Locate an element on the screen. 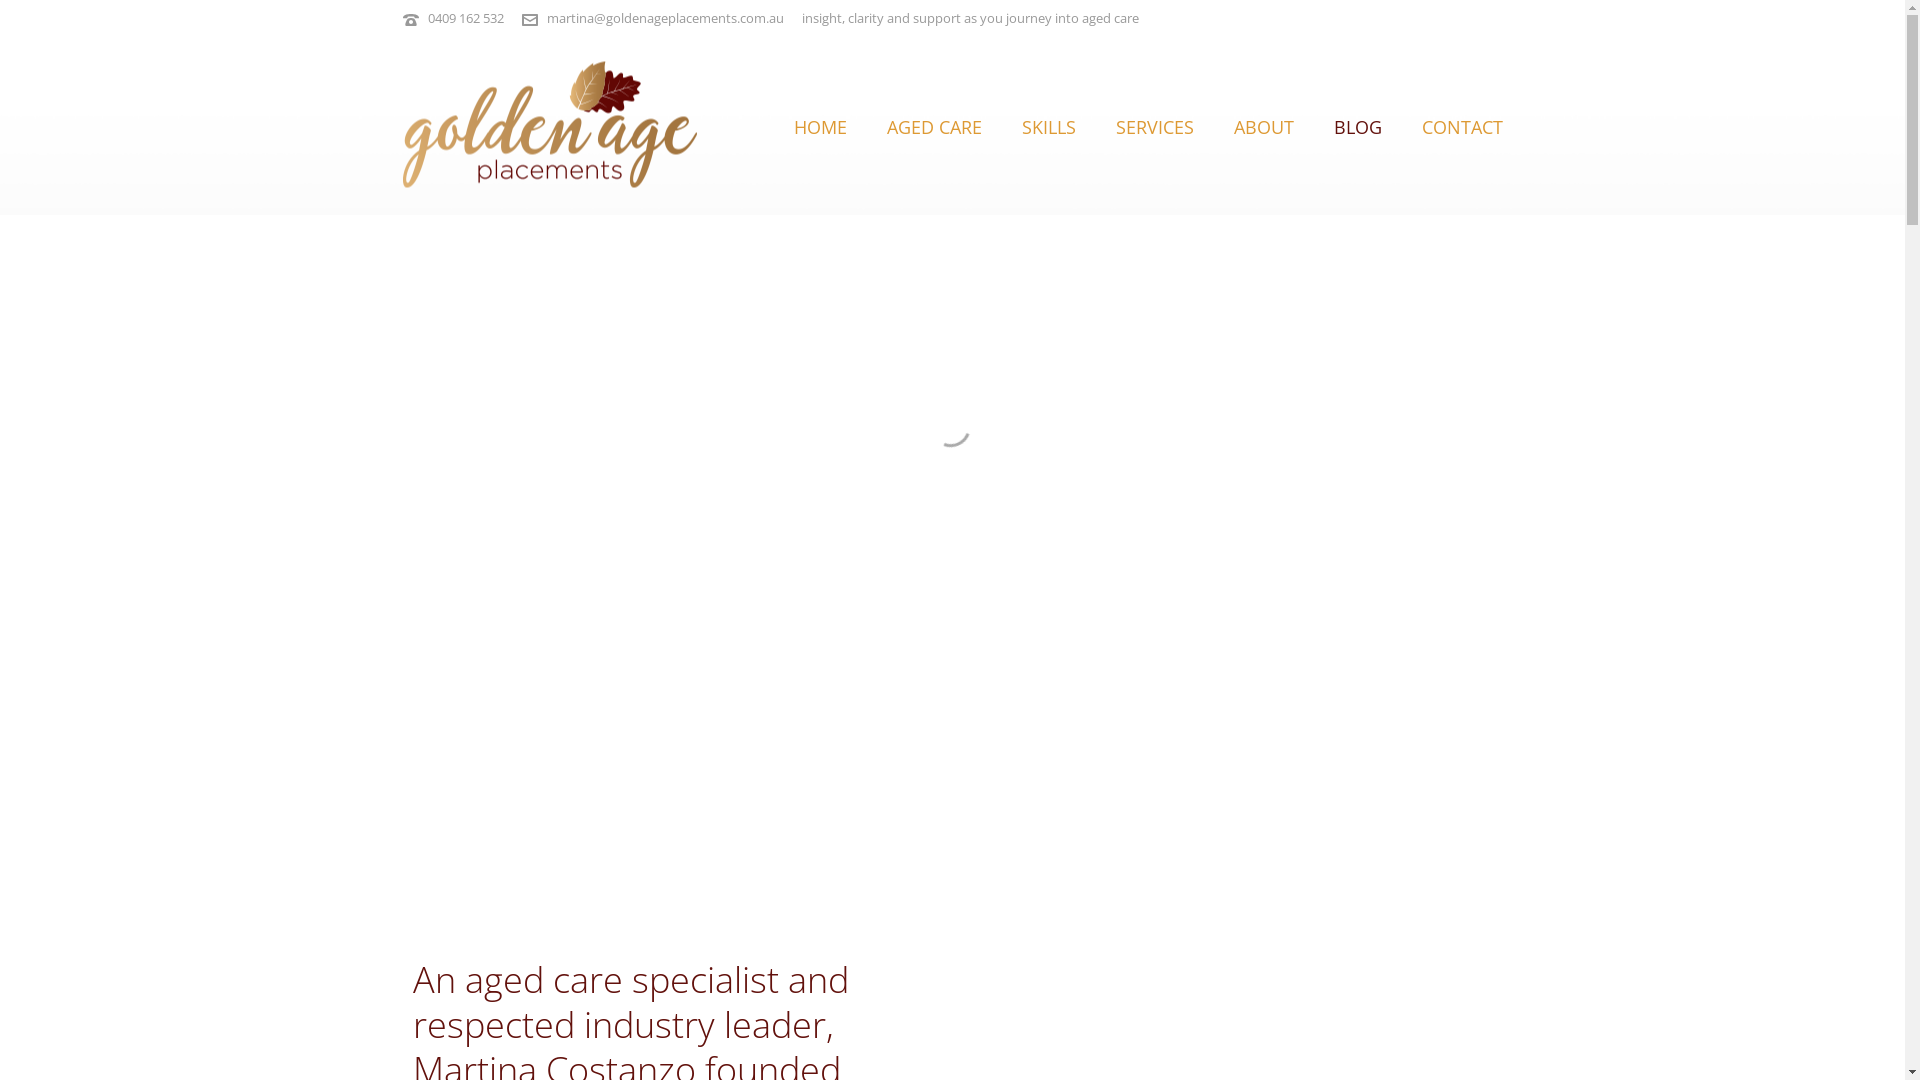 The image size is (1920, 1080). 'HOME' is located at coordinates (820, 124).